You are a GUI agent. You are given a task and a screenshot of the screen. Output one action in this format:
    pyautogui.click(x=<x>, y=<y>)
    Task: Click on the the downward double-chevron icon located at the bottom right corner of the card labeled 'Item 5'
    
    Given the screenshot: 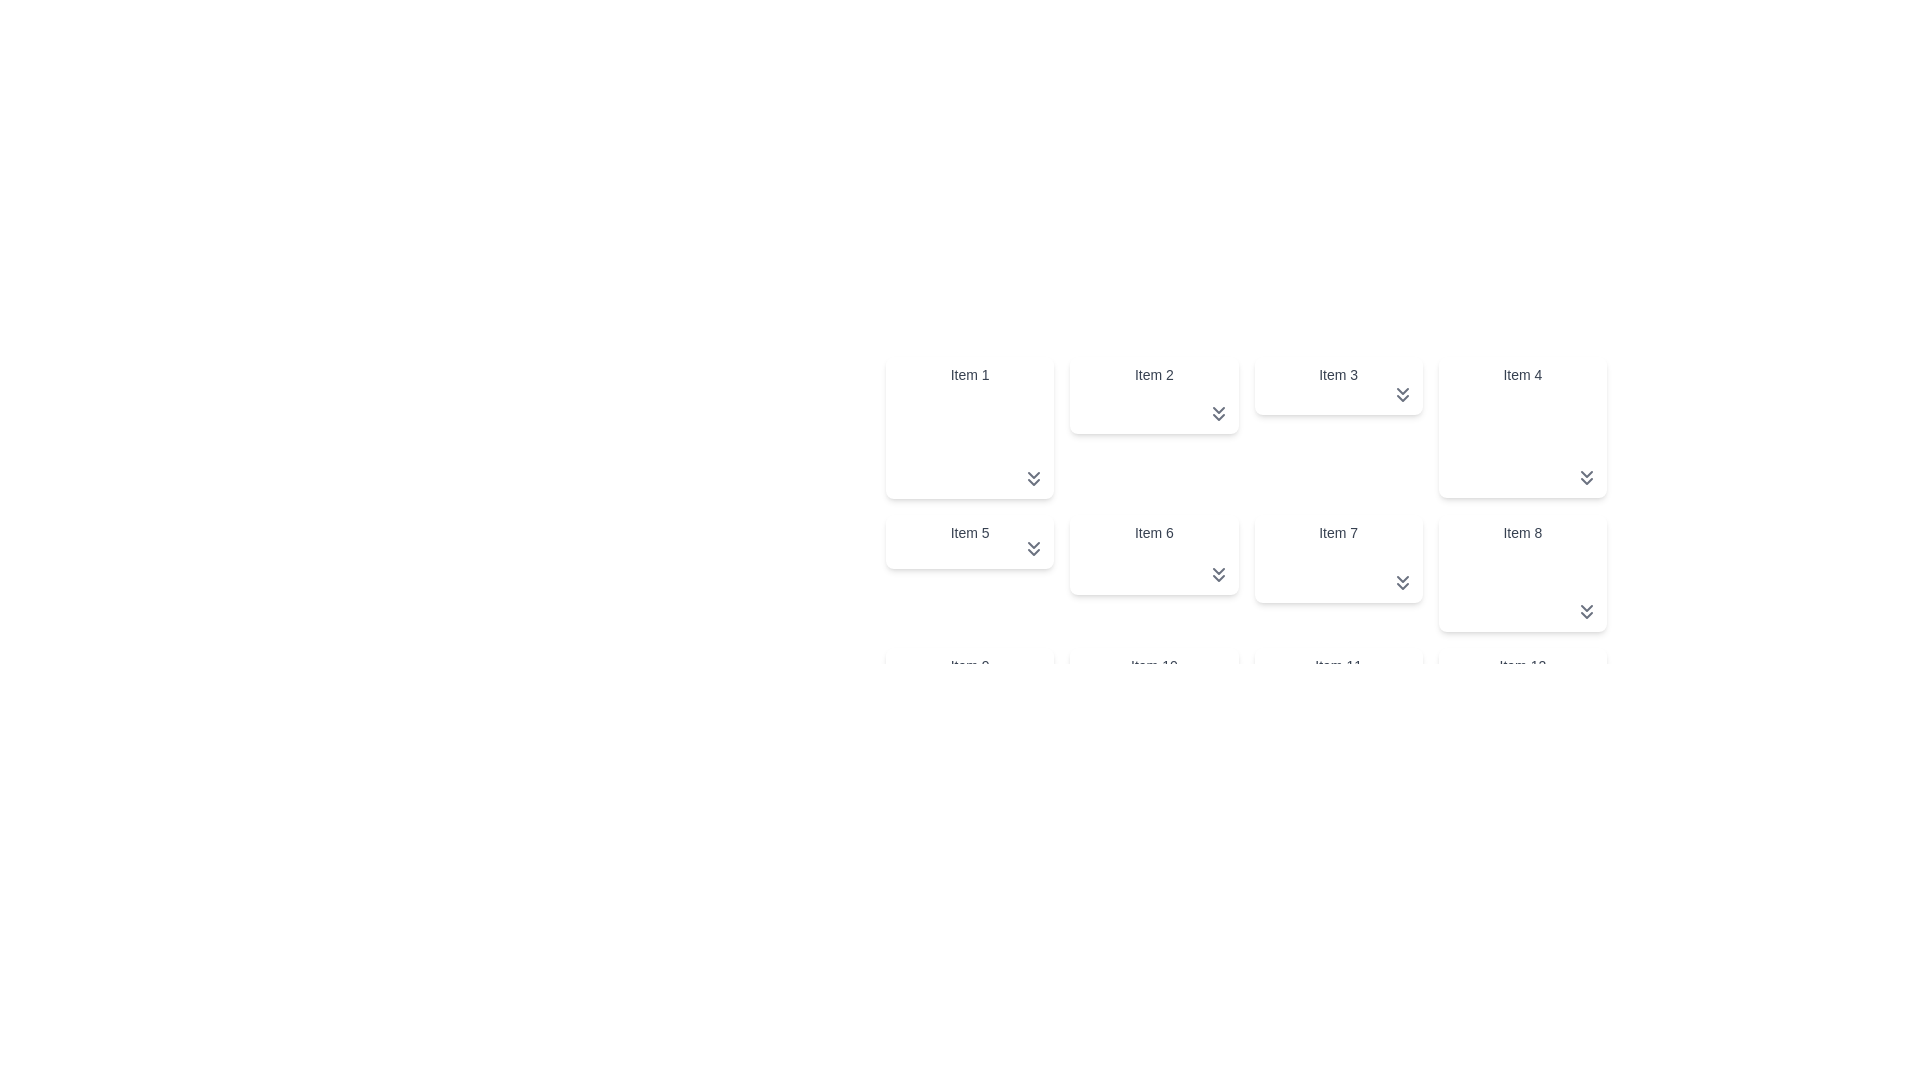 What is the action you would take?
    pyautogui.click(x=1034, y=548)
    